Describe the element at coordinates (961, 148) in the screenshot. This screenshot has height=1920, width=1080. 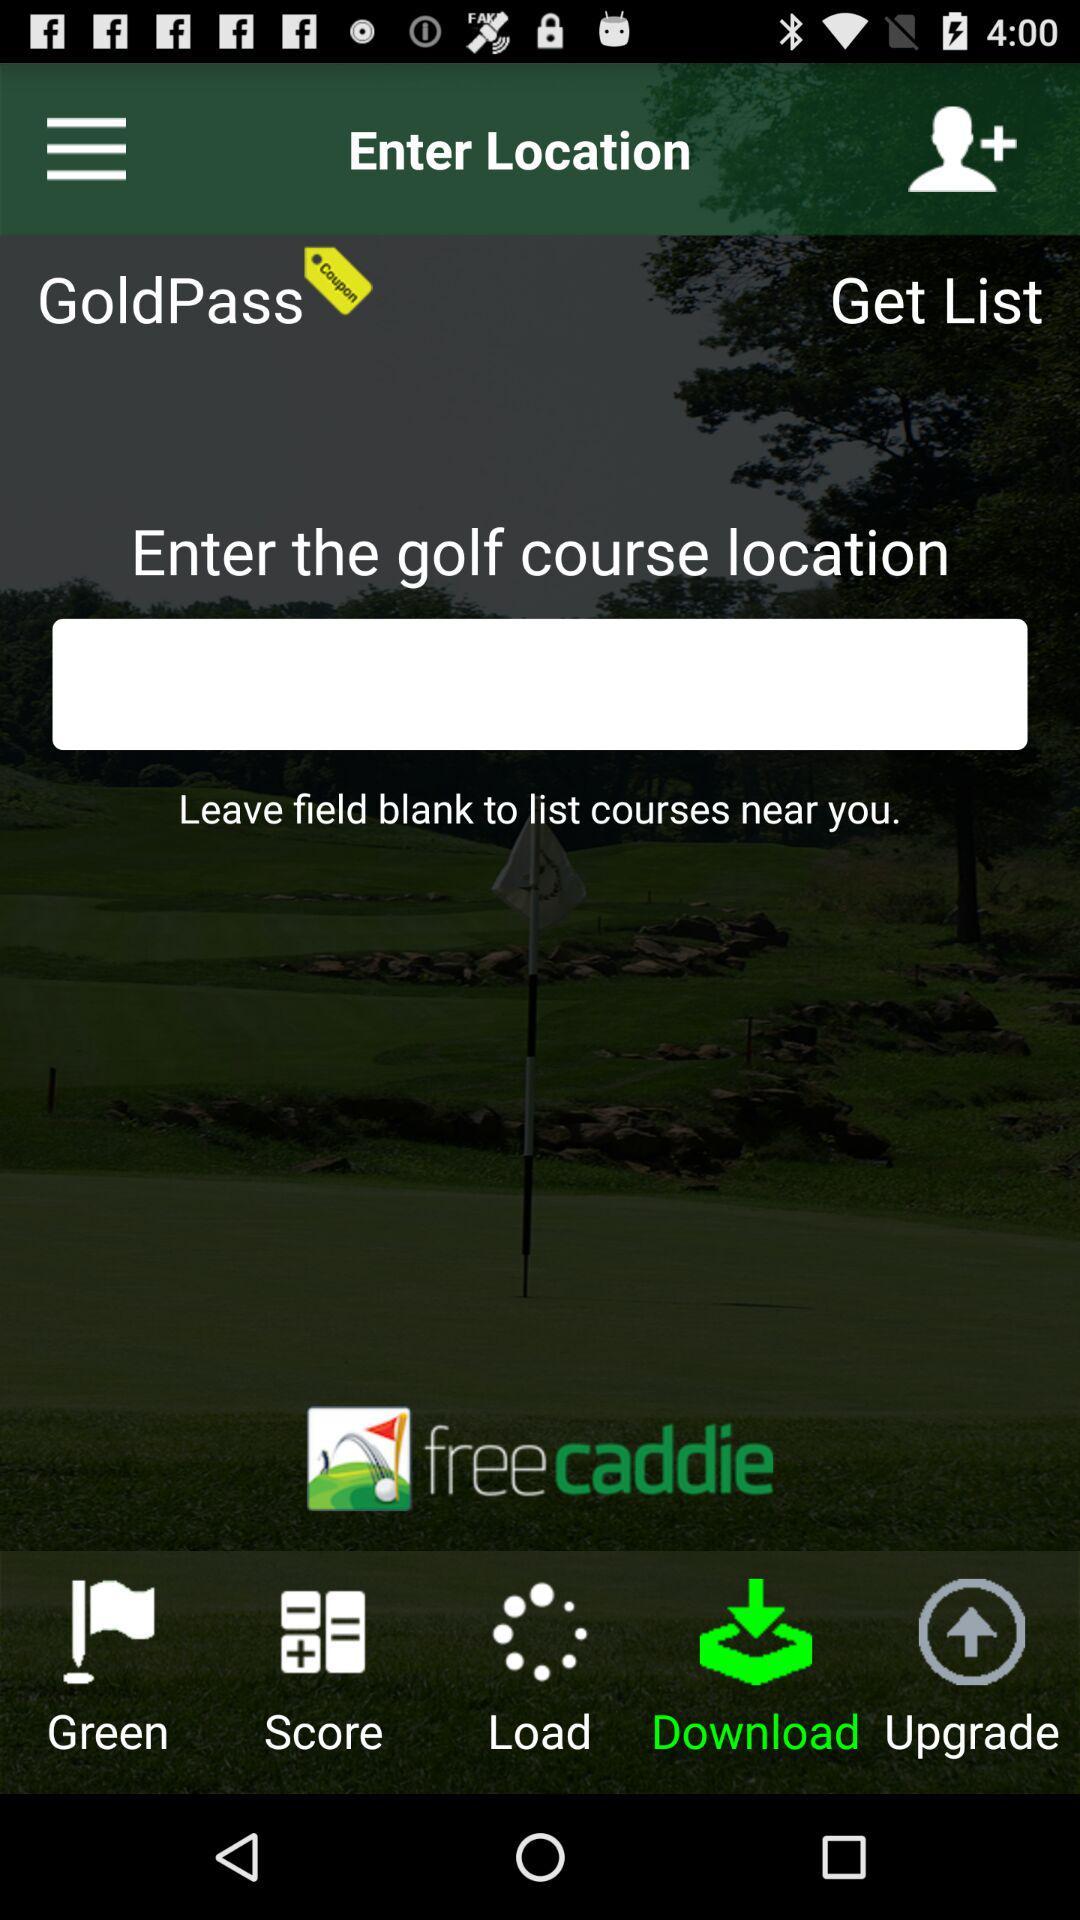
I see `the icon above get list` at that location.